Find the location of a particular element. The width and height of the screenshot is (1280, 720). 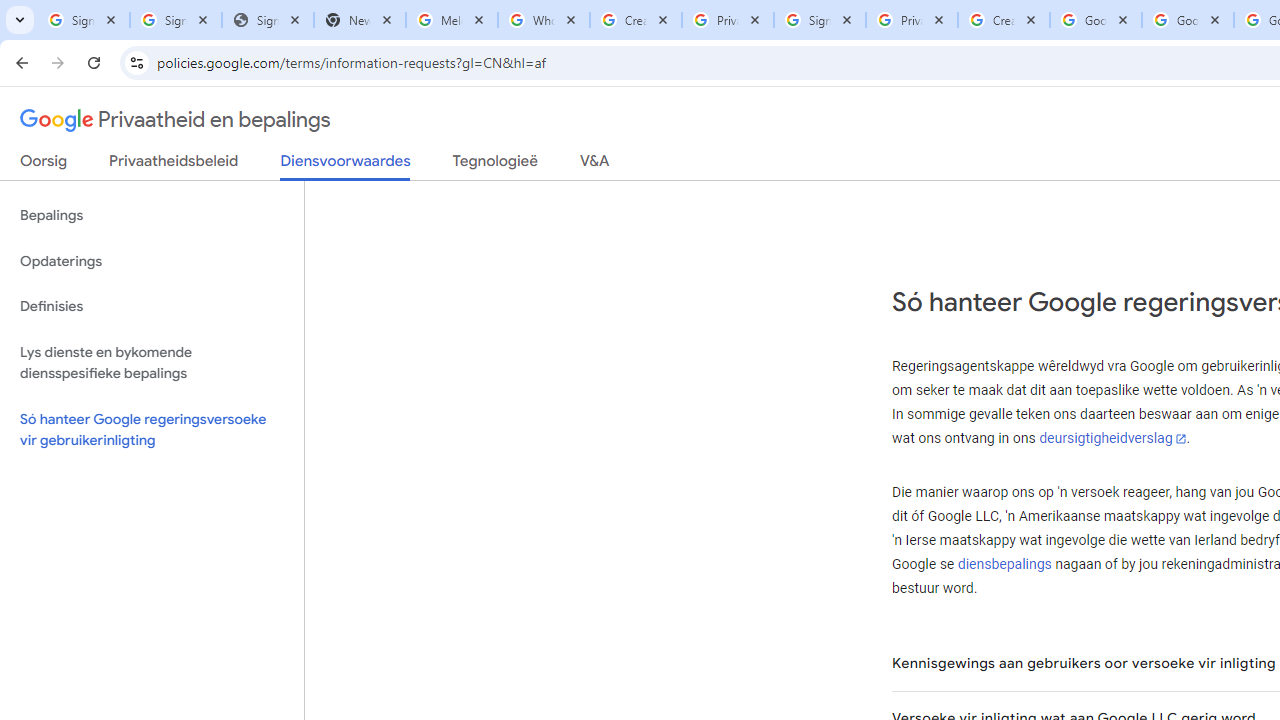

'Bepalings' is located at coordinates (151, 216).